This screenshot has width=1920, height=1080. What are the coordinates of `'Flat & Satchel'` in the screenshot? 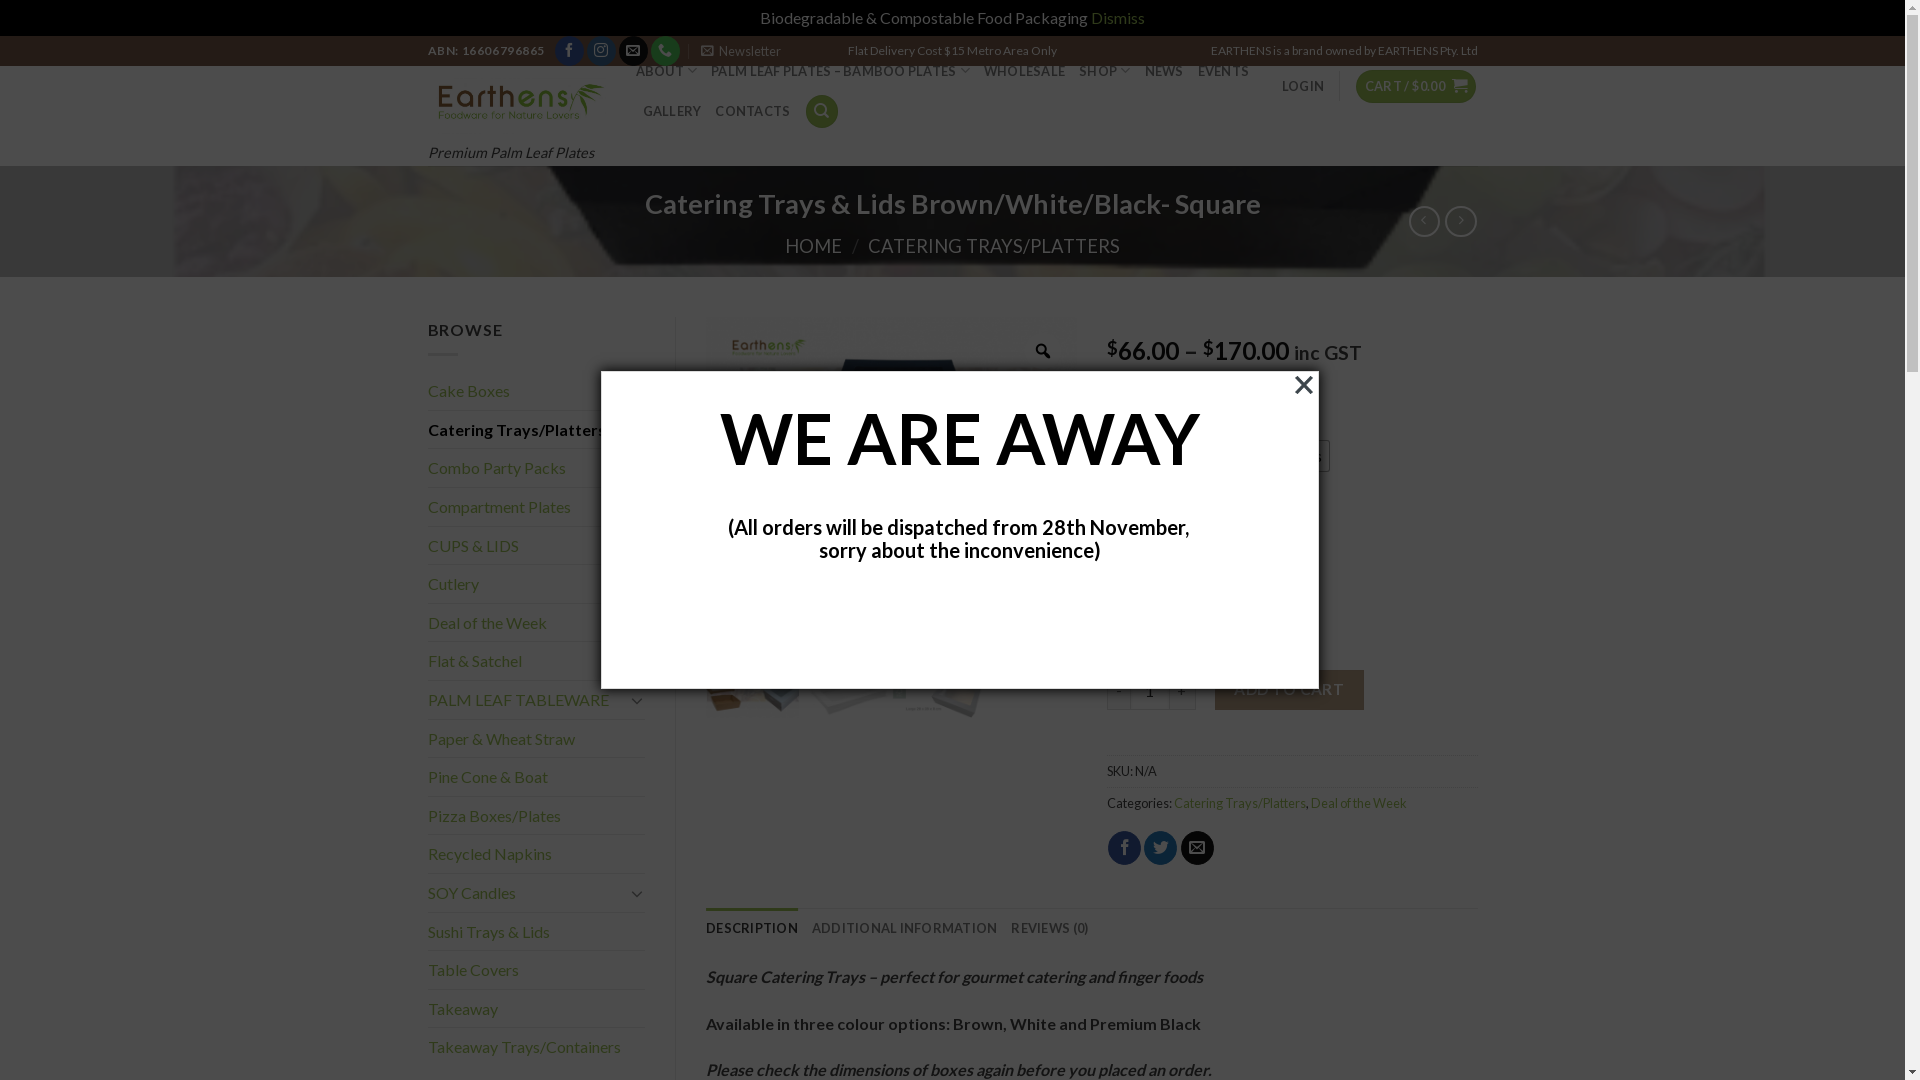 It's located at (537, 660).